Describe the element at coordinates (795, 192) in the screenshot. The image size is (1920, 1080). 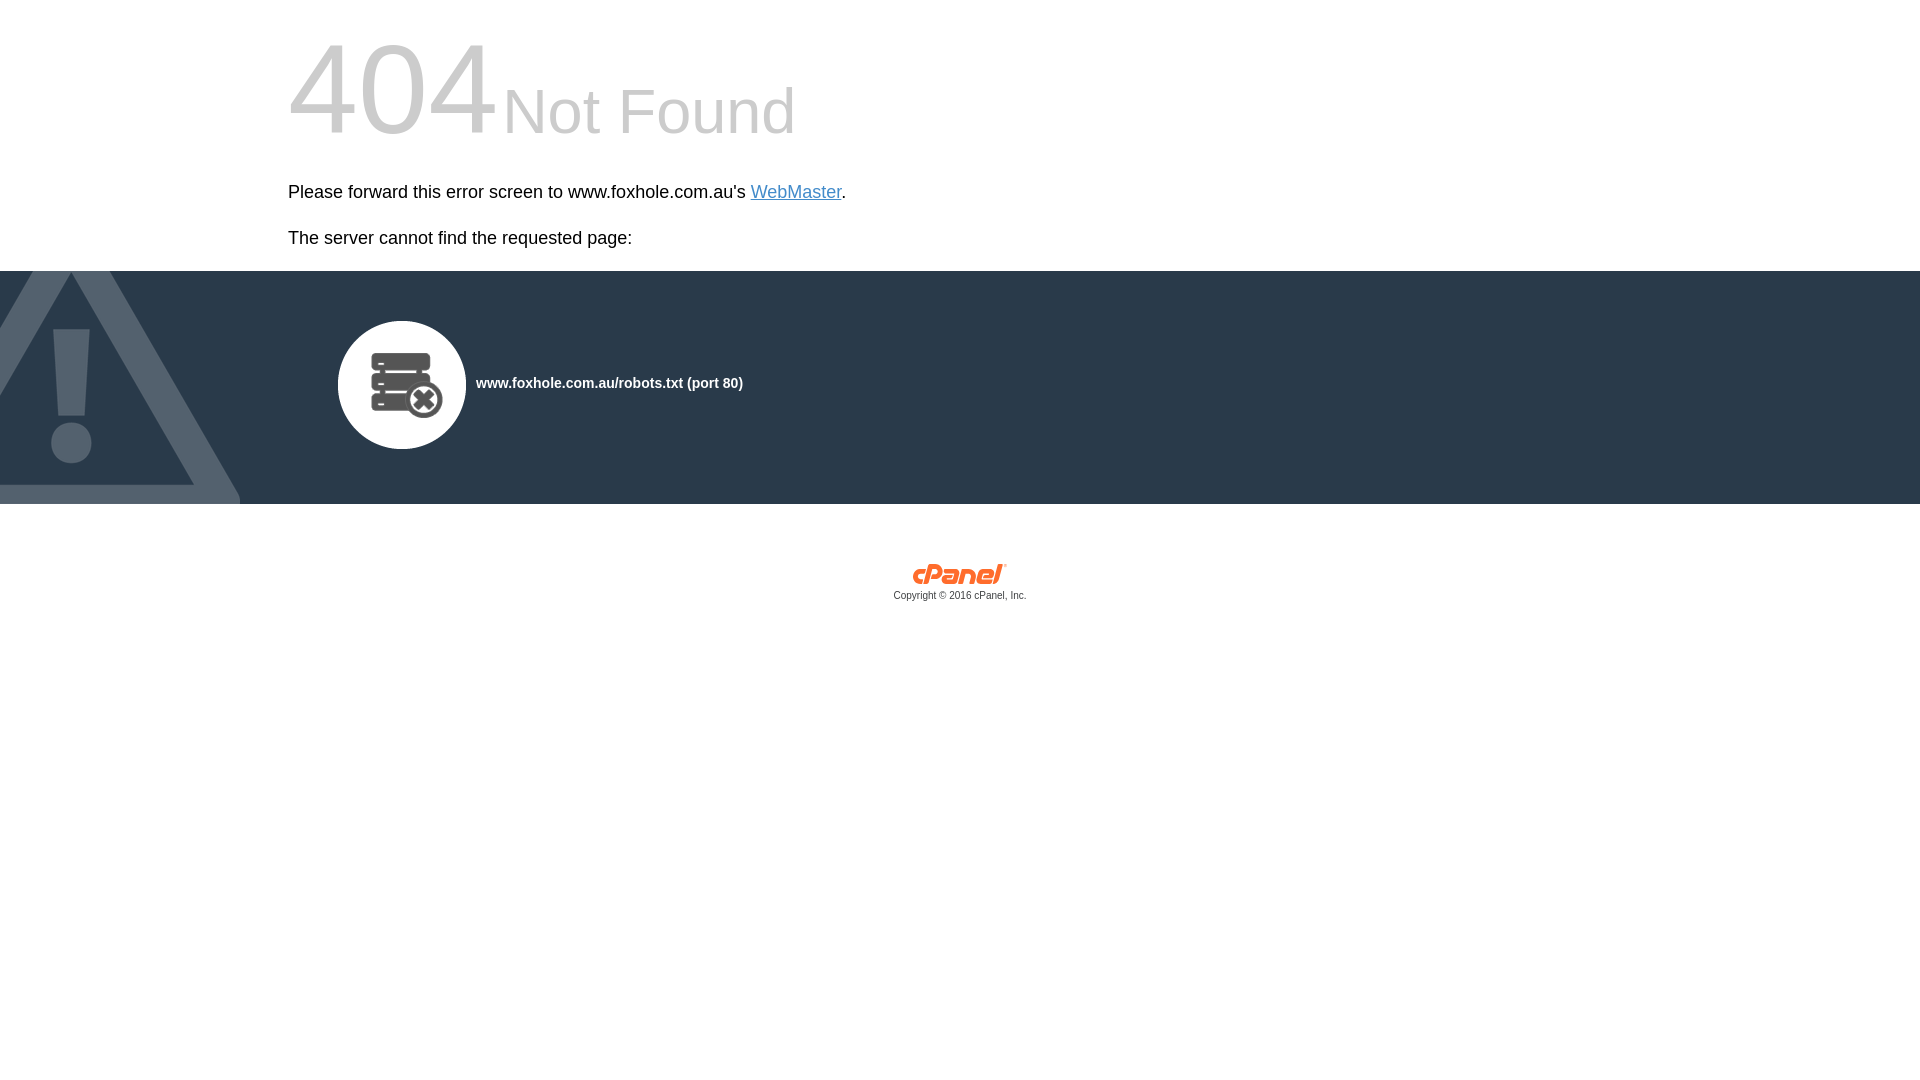
I see `'WebMaster'` at that location.